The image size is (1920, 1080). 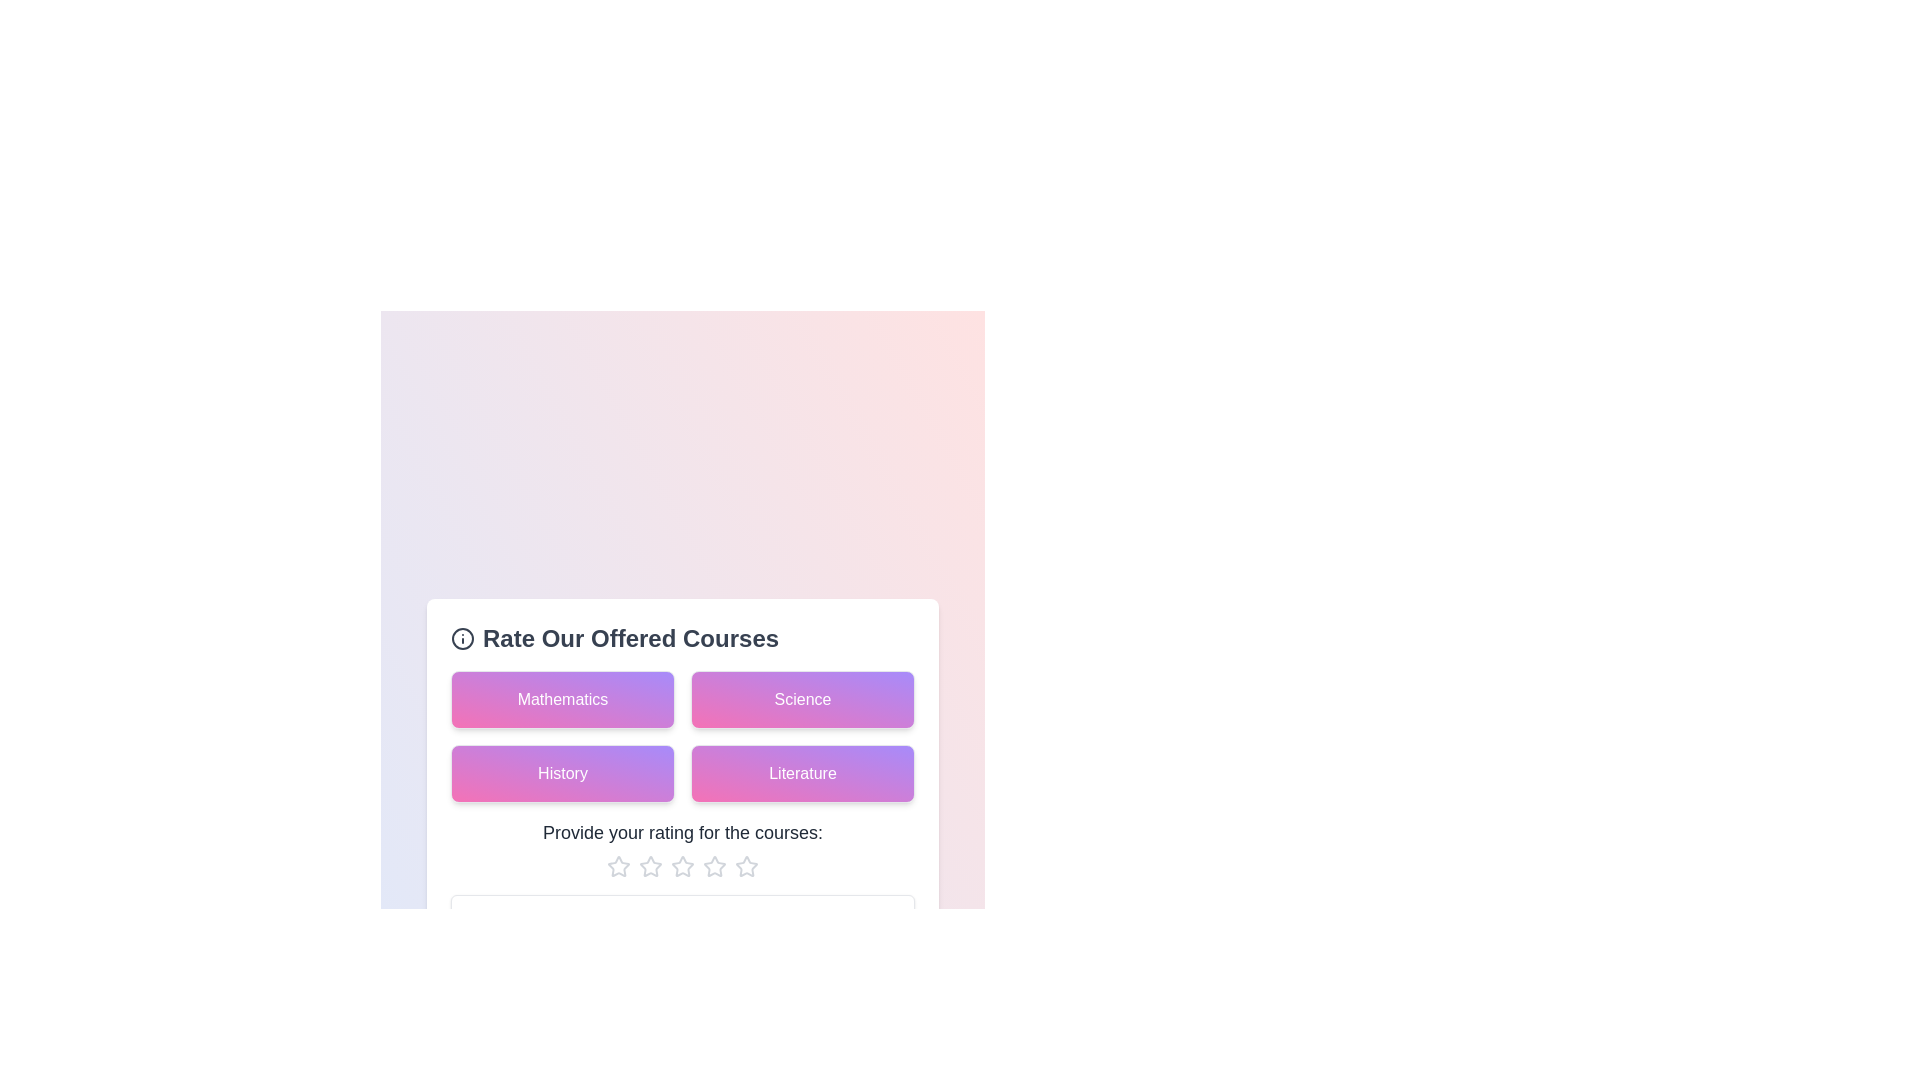 What do you see at coordinates (802, 772) in the screenshot?
I see `the course card labeled Literature` at bounding box center [802, 772].